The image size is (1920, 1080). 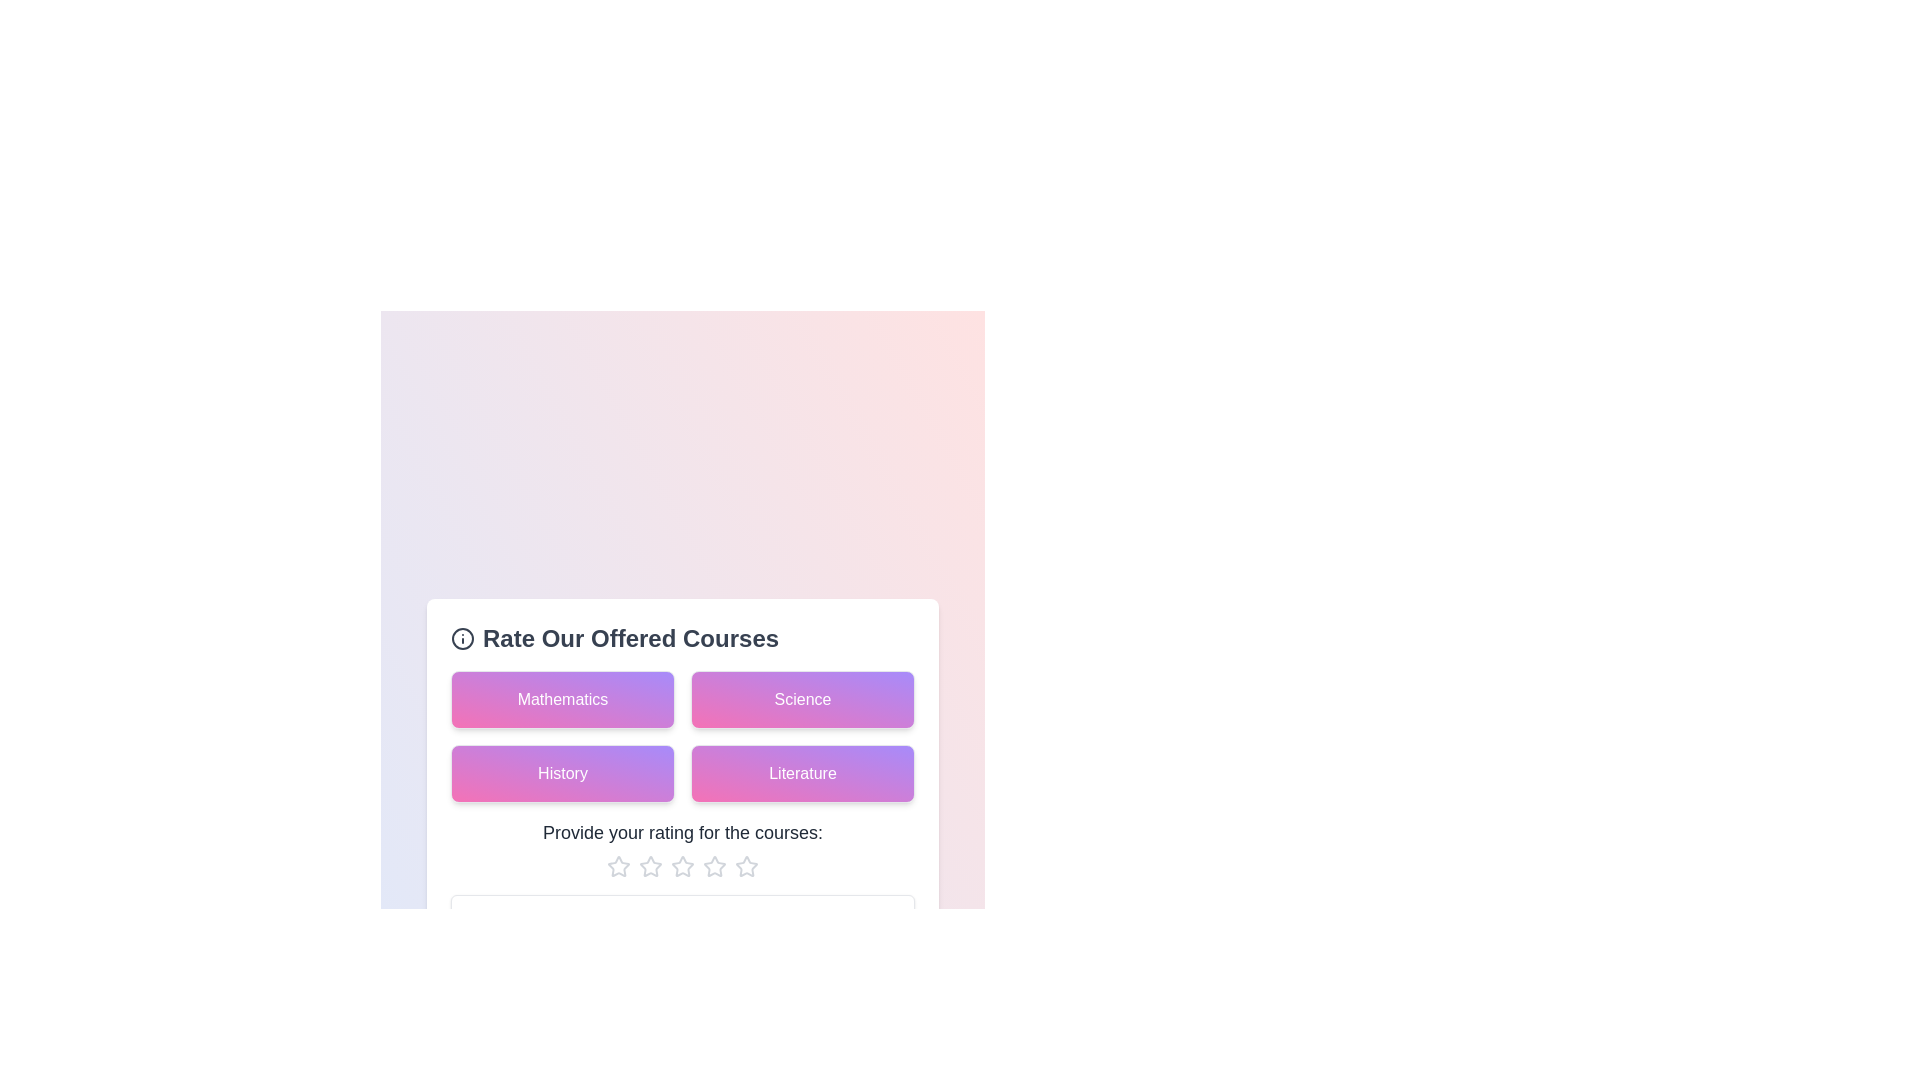 What do you see at coordinates (802, 772) in the screenshot?
I see `the course card labeled Literature` at bounding box center [802, 772].